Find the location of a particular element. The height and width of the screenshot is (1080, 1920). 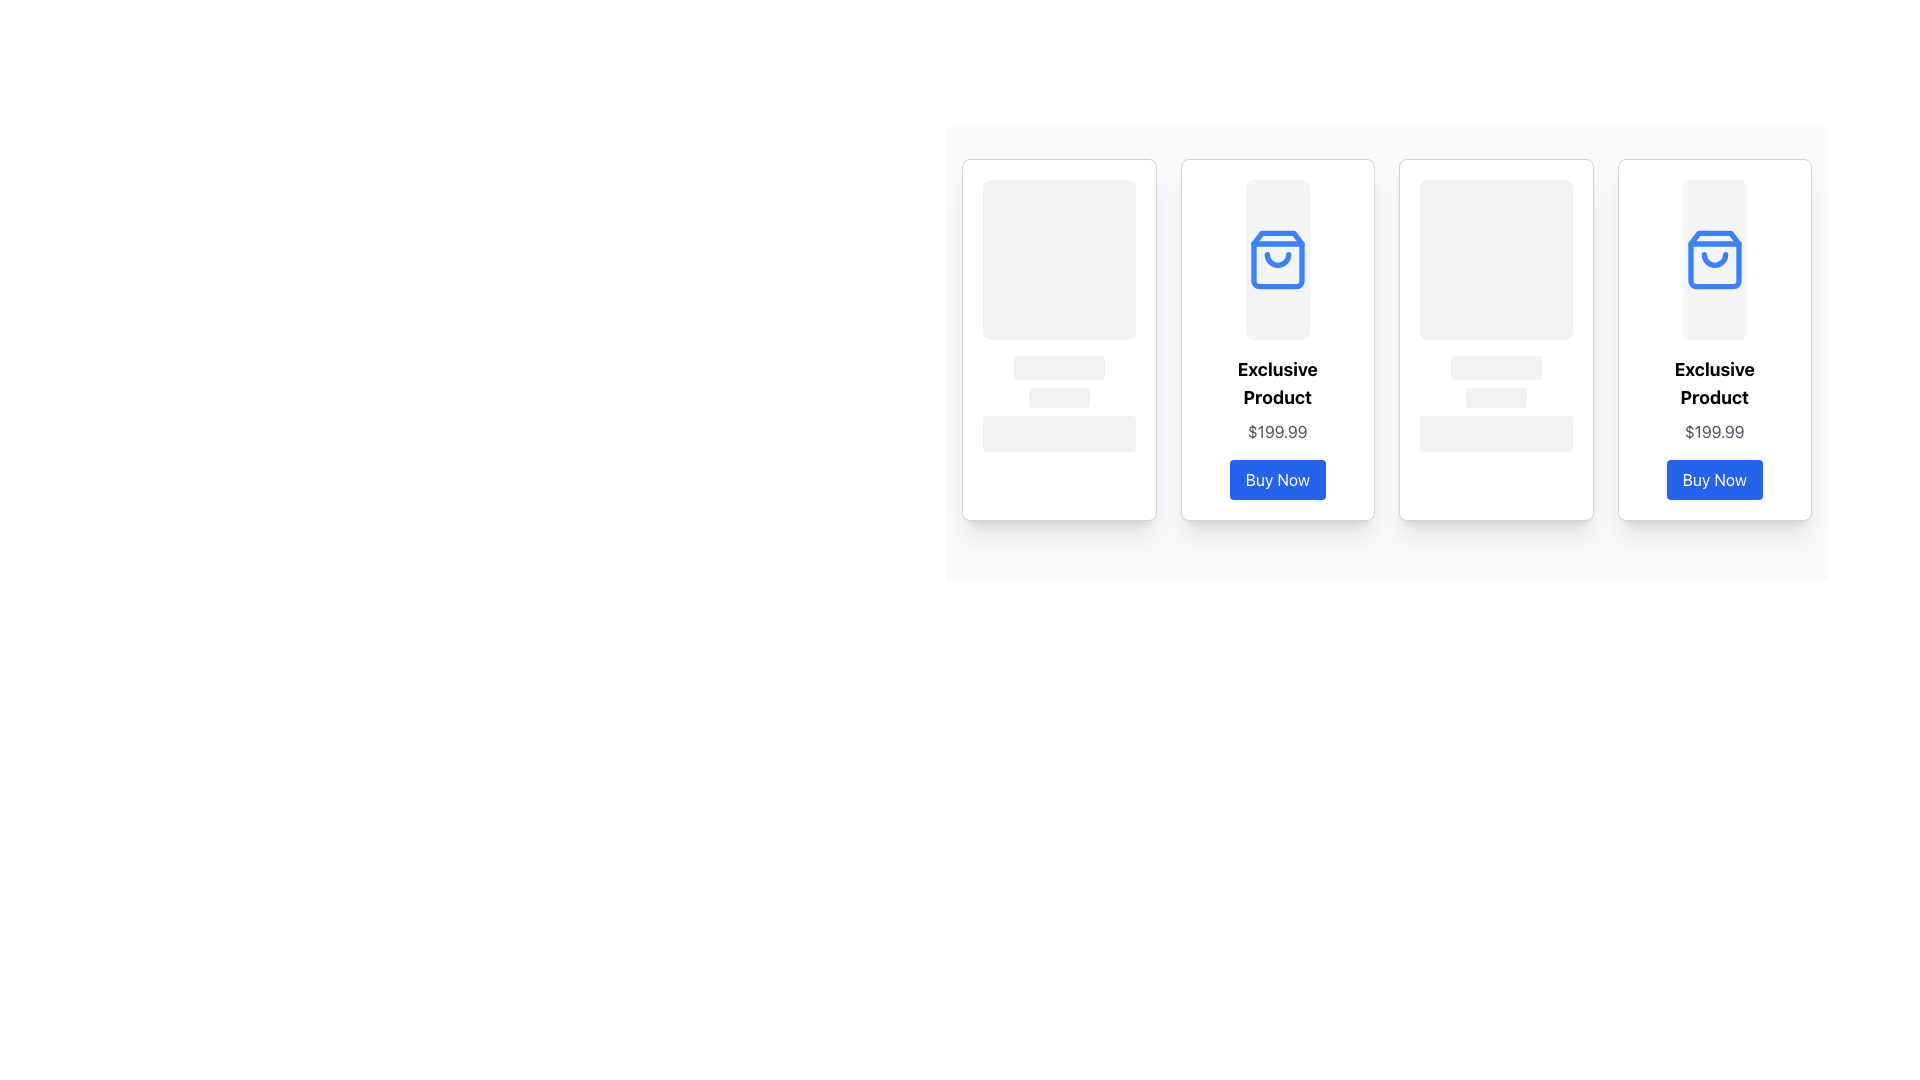

text of the product title label located within the bordered card layout, positioned below the placeholder image and above the price label '$199.99' is located at coordinates (1276, 384).